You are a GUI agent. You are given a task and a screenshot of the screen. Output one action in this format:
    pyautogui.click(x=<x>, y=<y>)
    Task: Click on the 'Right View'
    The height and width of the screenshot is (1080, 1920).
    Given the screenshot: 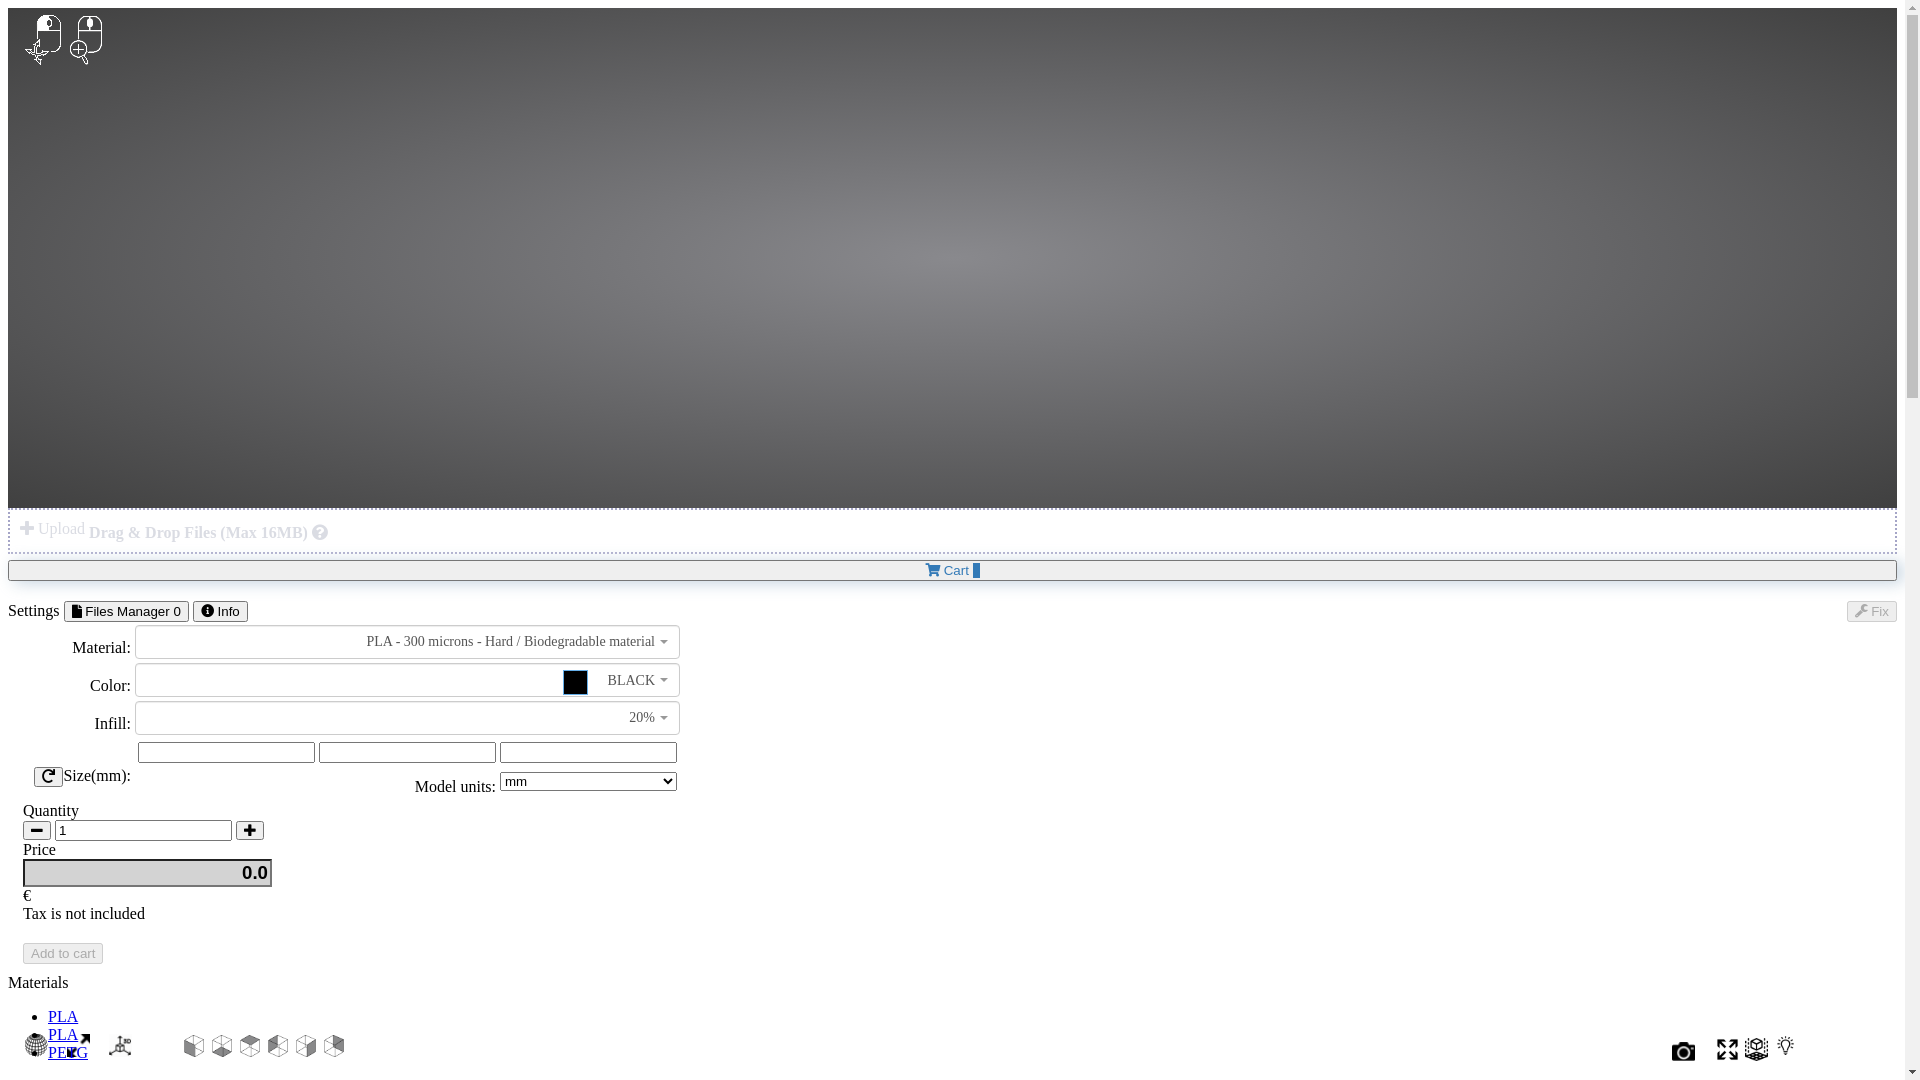 What is the action you would take?
    pyautogui.click(x=293, y=1050)
    